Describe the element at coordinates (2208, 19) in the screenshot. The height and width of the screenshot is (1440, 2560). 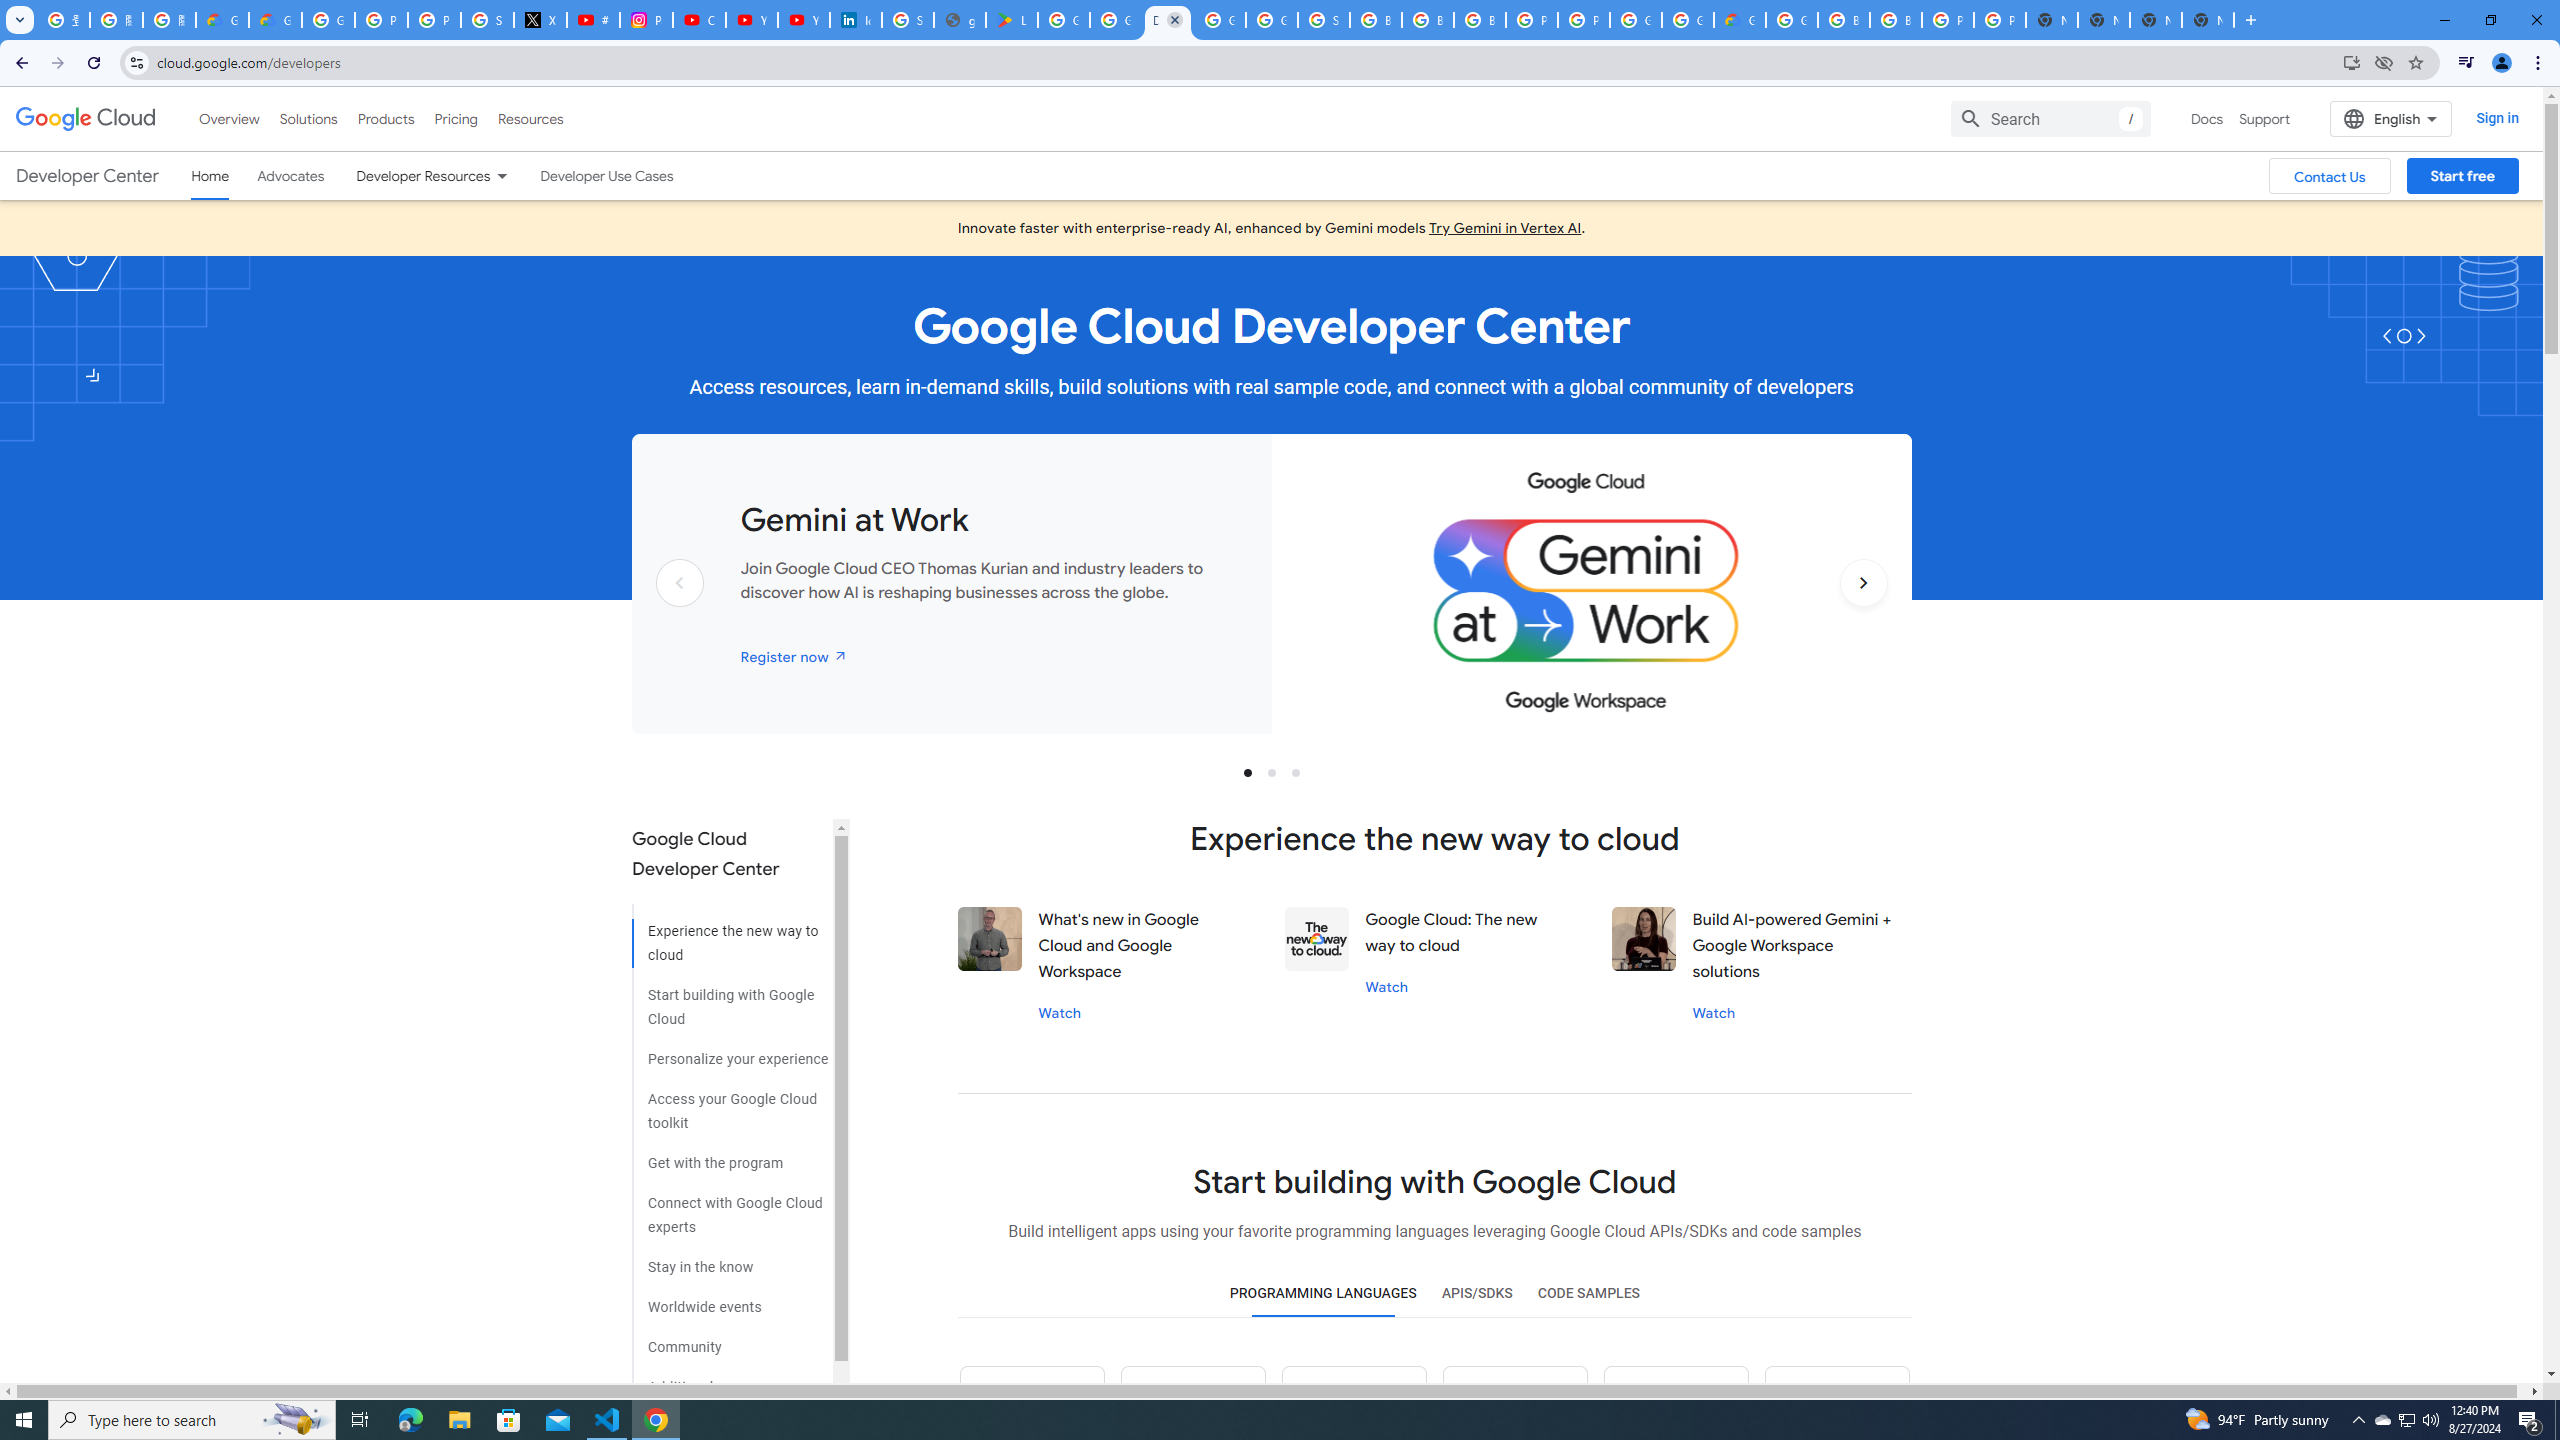
I see `'New Tab'` at that location.